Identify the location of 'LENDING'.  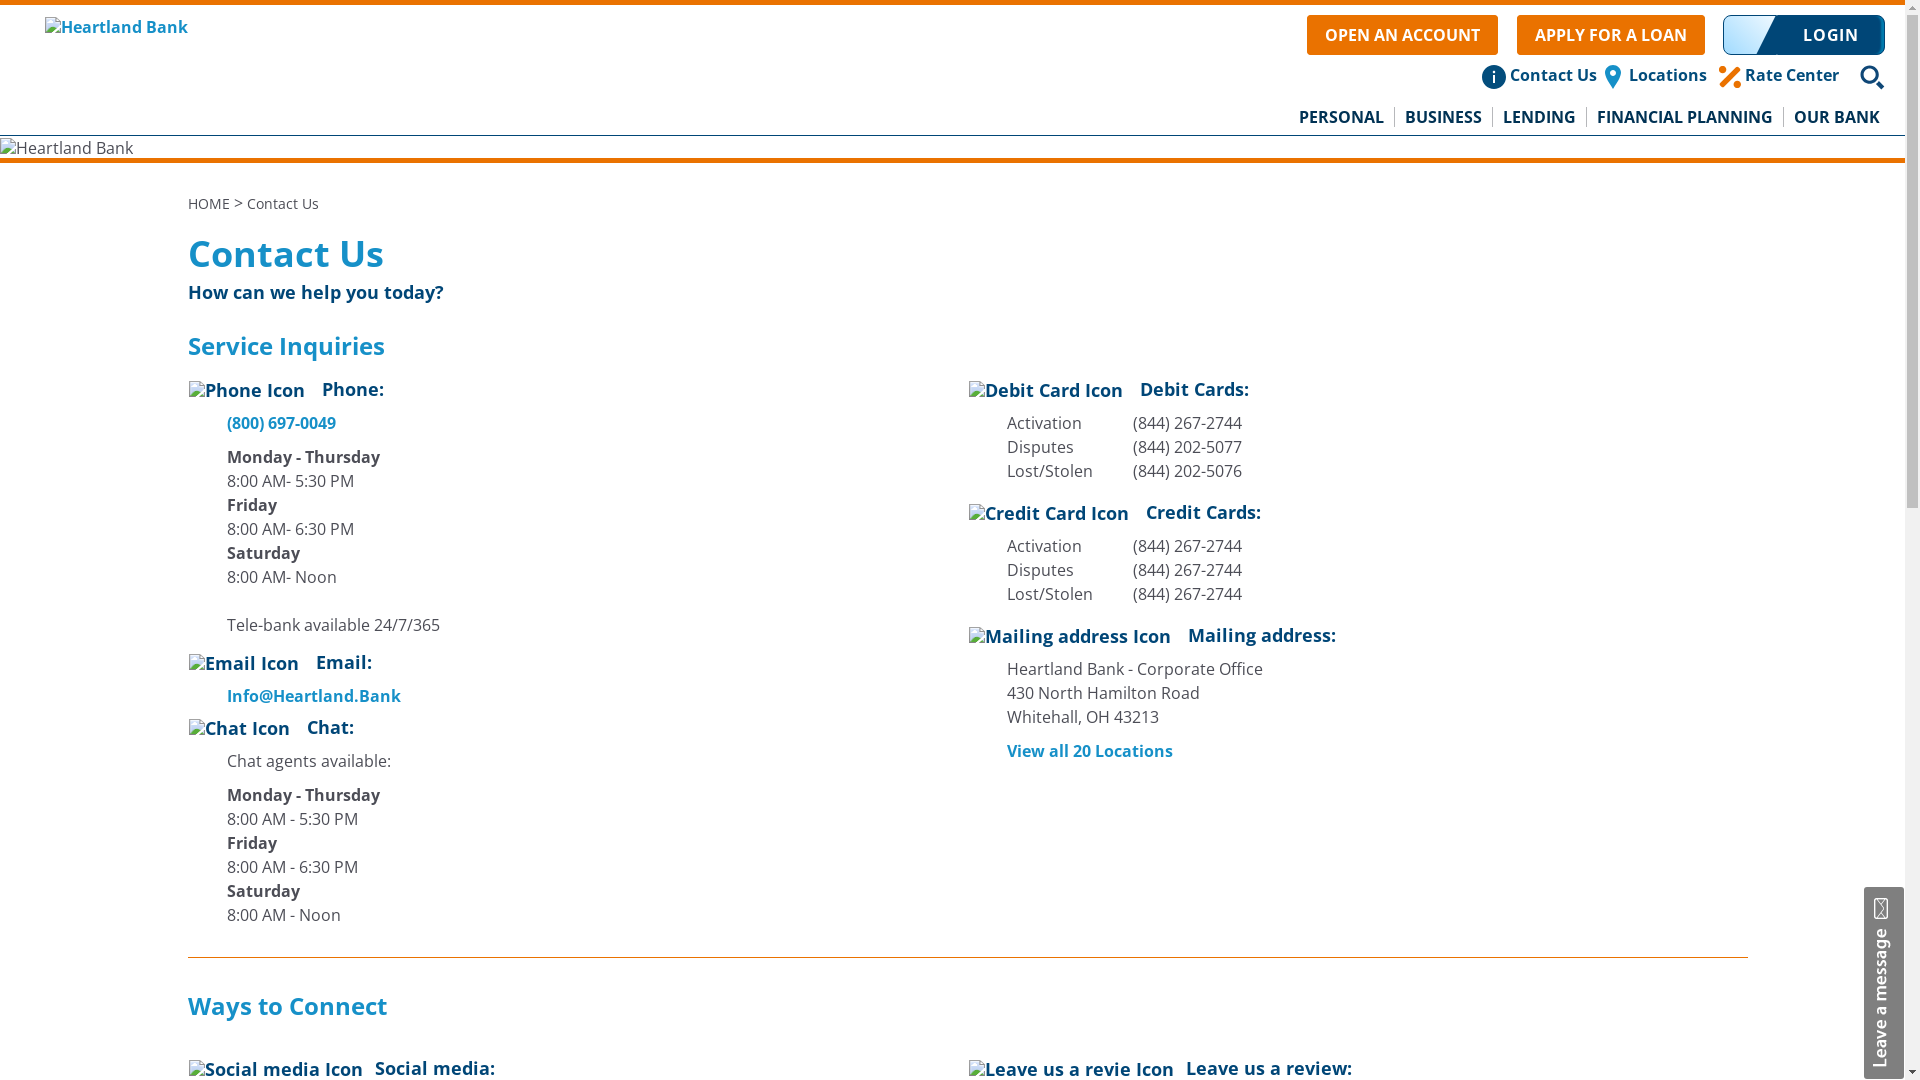
(1492, 116).